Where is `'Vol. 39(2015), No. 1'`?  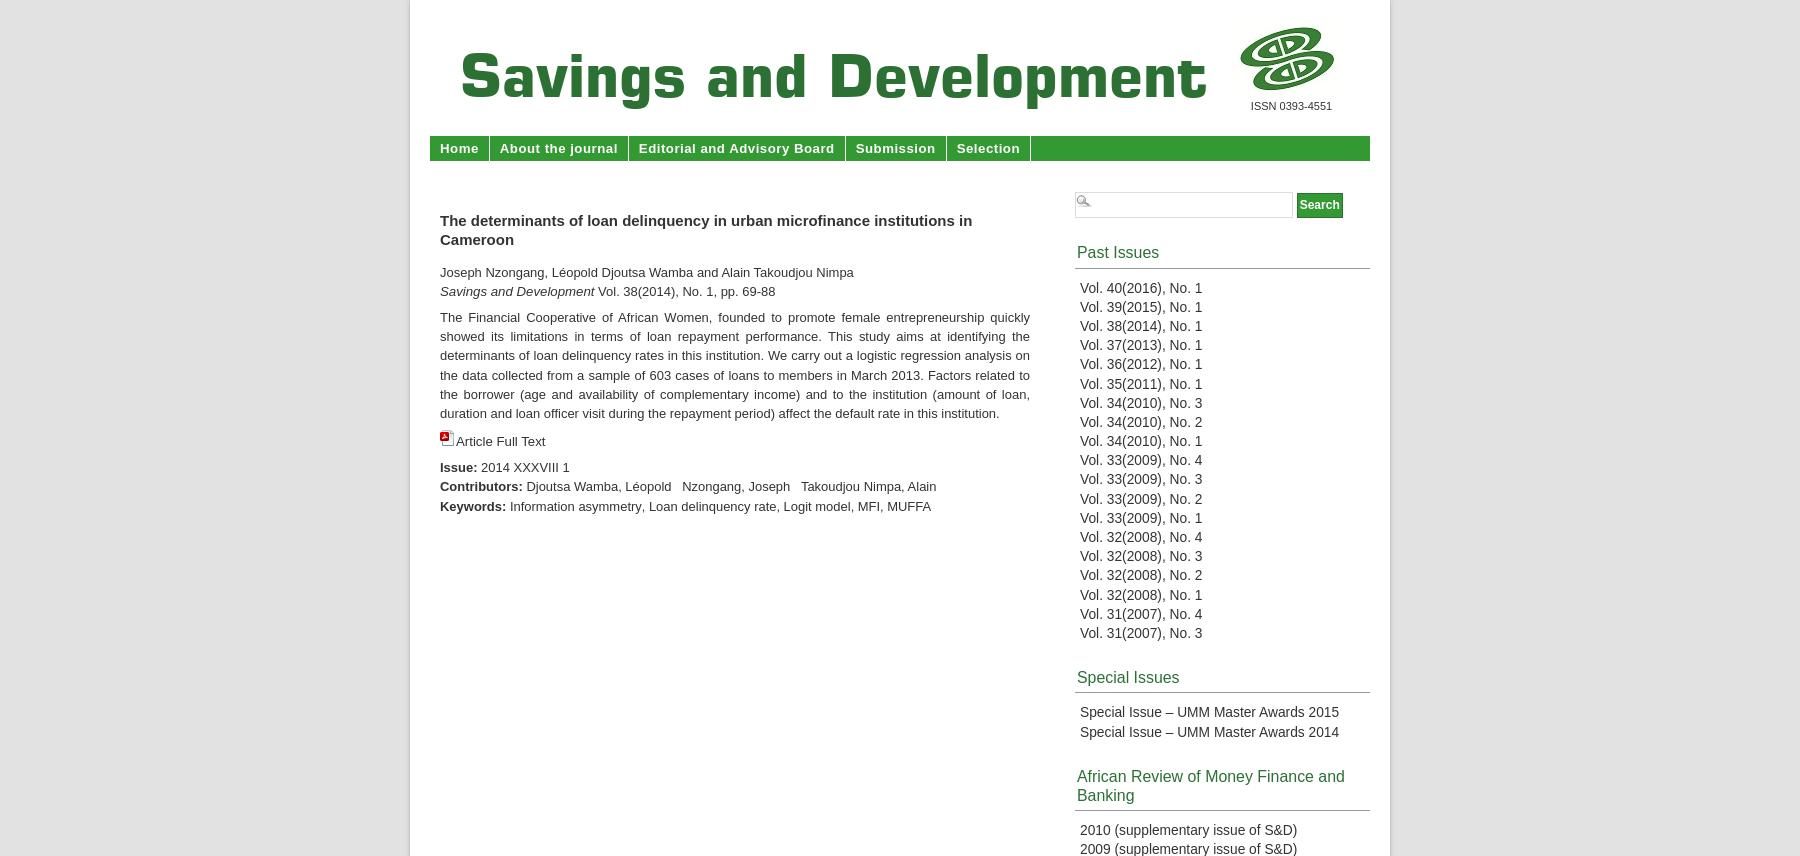
'Vol. 39(2015), No. 1' is located at coordinates (1080, 306).